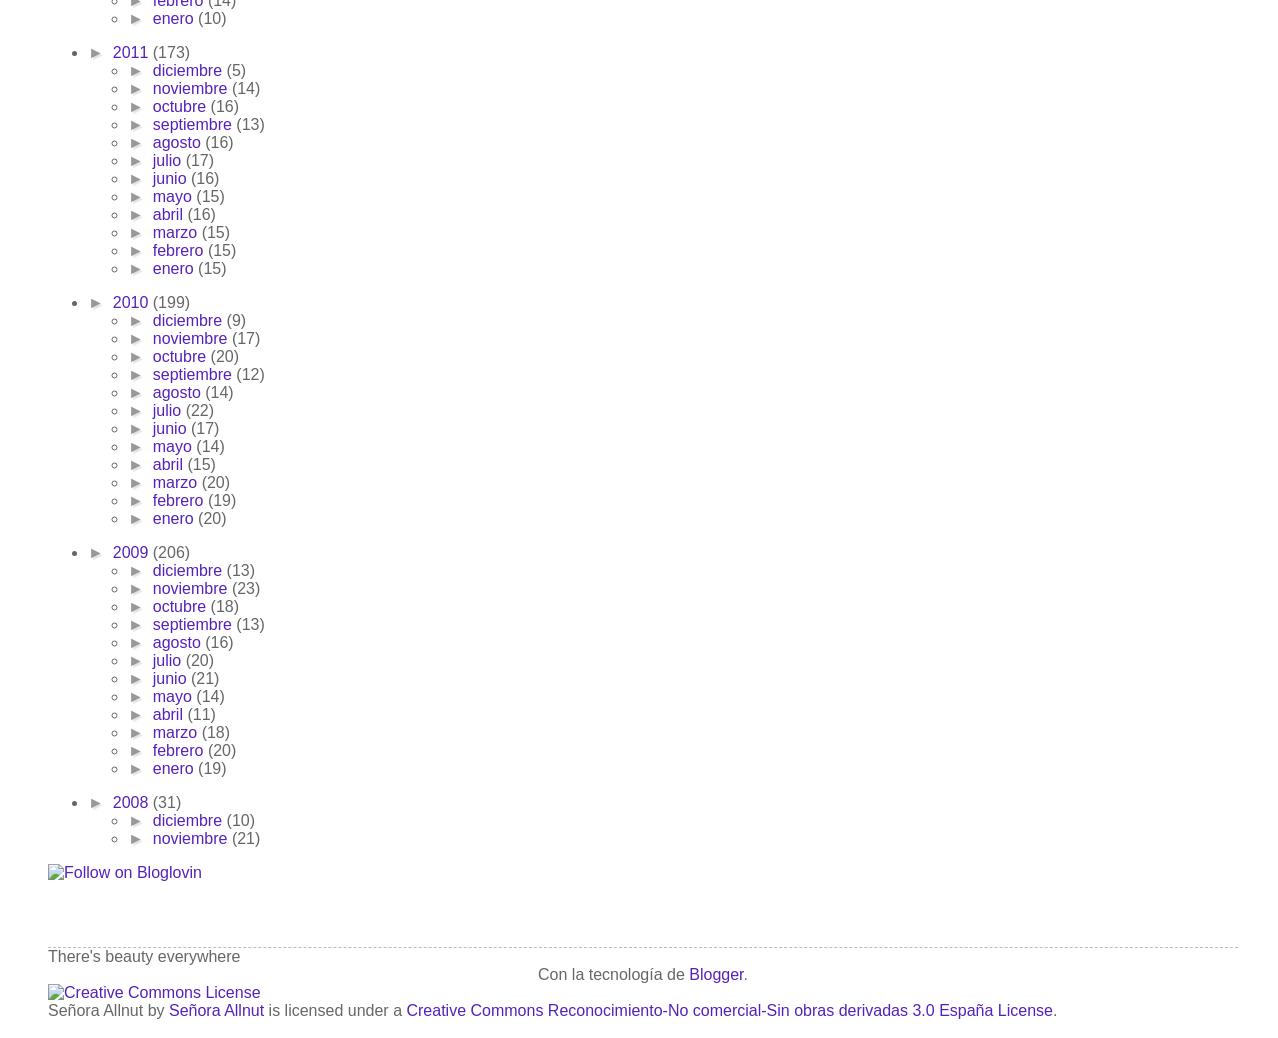  What do you see at coordinates (144, 956) in the screenshot?
I see `'There's beauty everywhere'` at bounding box center [144, 956].